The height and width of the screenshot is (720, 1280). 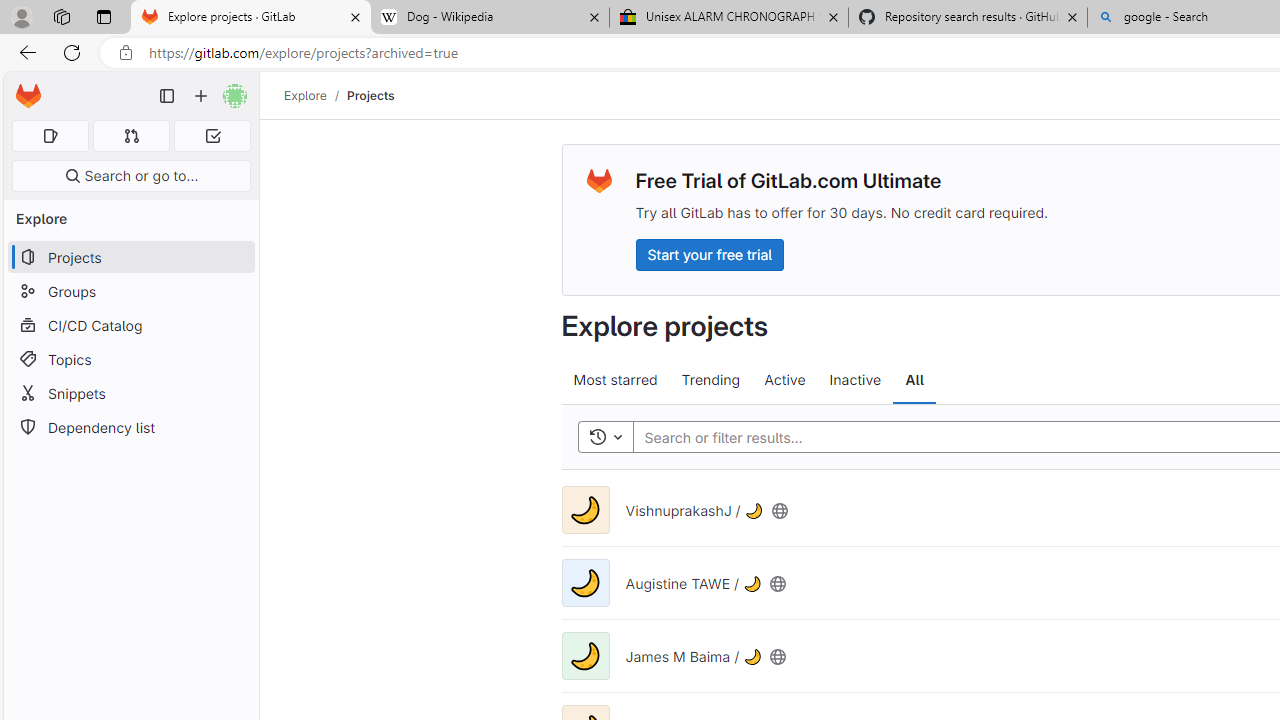 What do you see at coordinates (130, 358) in the screenshot?
I see `'Topics'` at bounding box center [130, 358].